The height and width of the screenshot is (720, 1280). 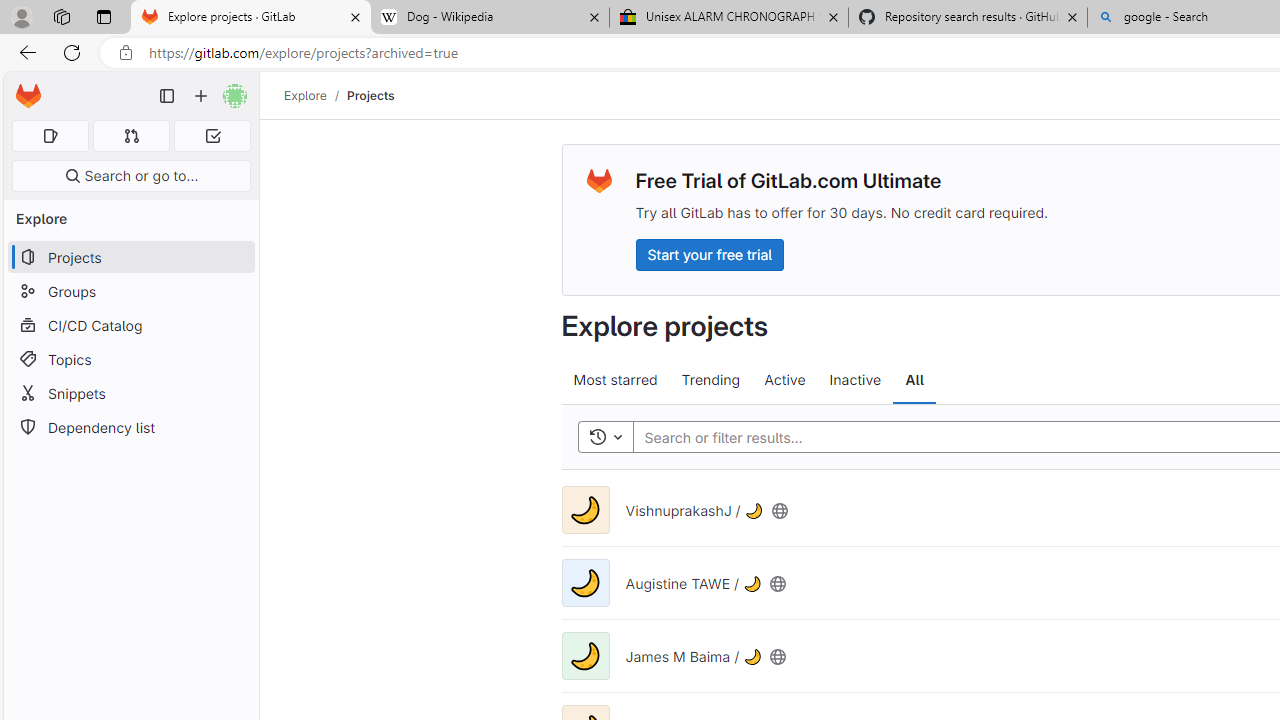 What do you see at coordinates (130, 358) in the screenshot?
I see `'Topics'` at bounding box center [130, 358].